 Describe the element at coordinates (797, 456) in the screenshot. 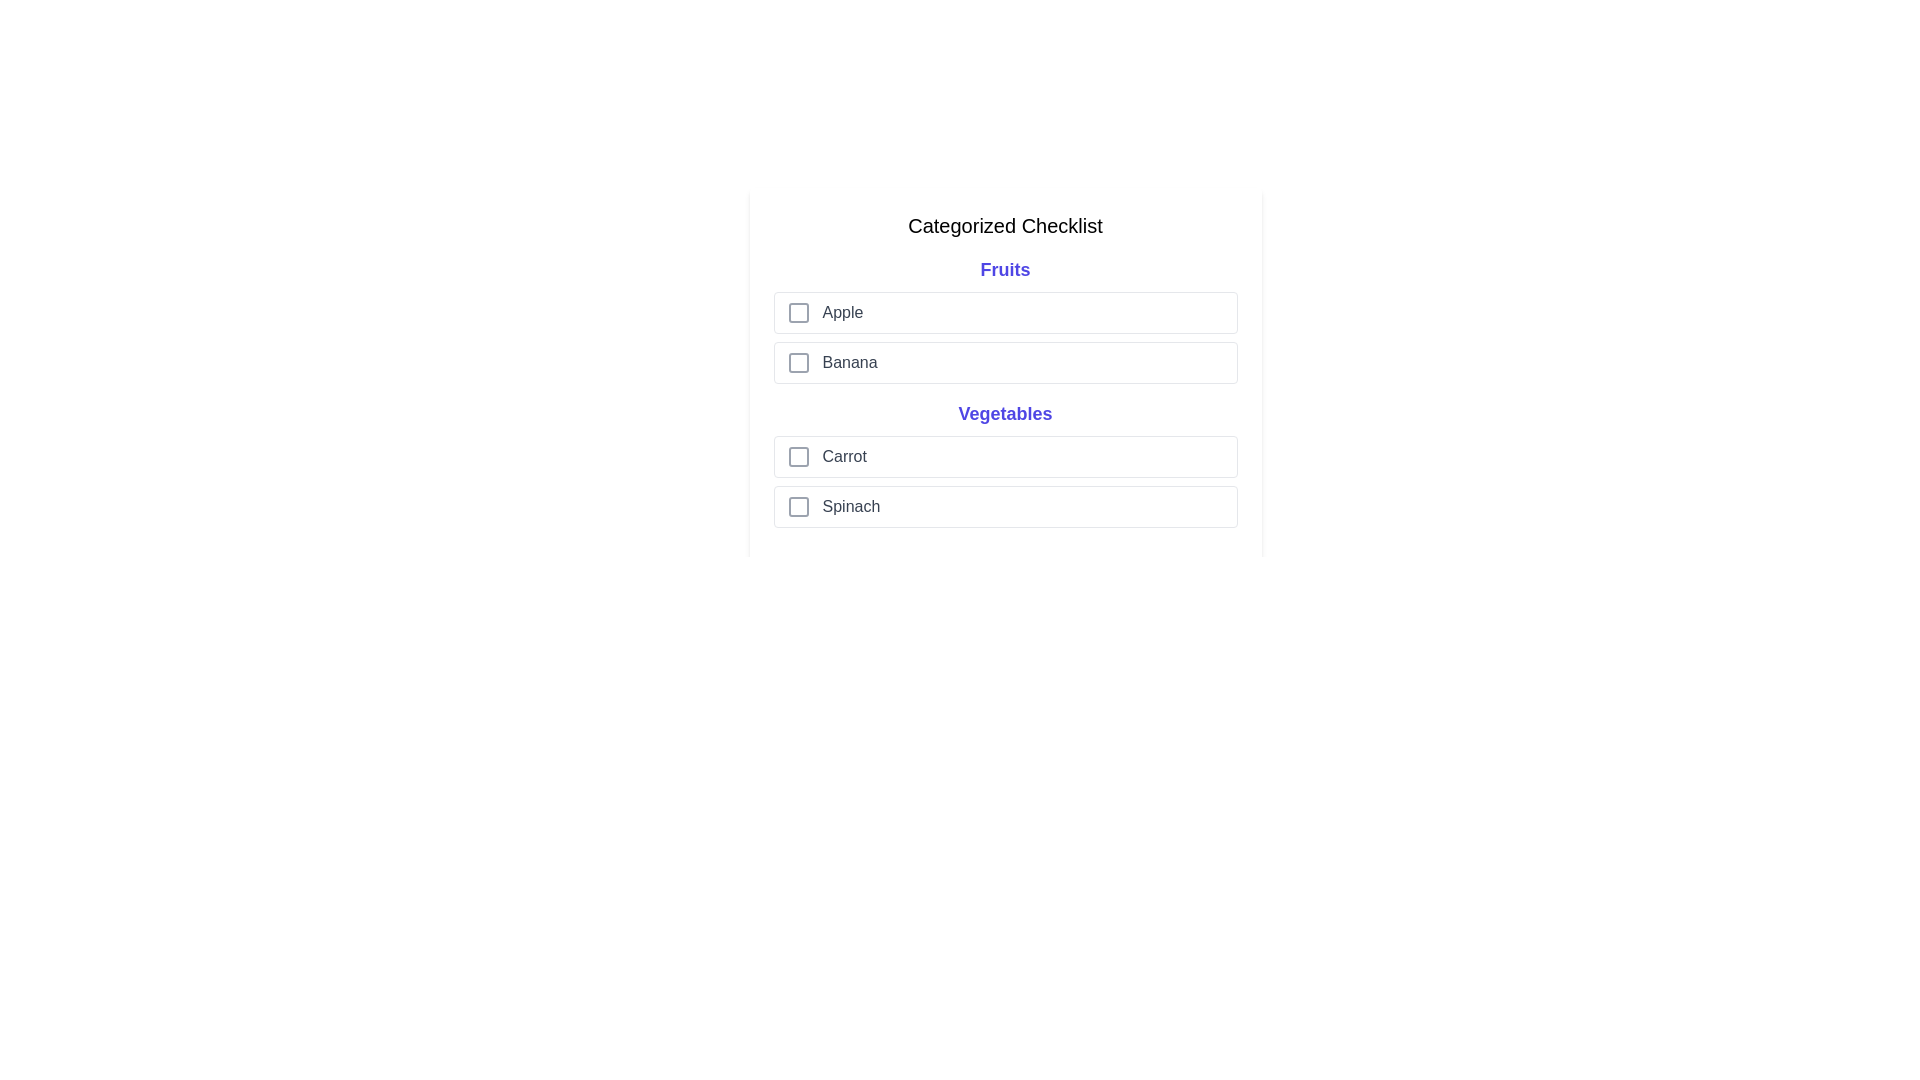

I see `the Decorative SVG icon, which is a gray square icon with thin lines located to the left of the text 'Carrot' in the checklist item under 'Vegetables'` at that location.